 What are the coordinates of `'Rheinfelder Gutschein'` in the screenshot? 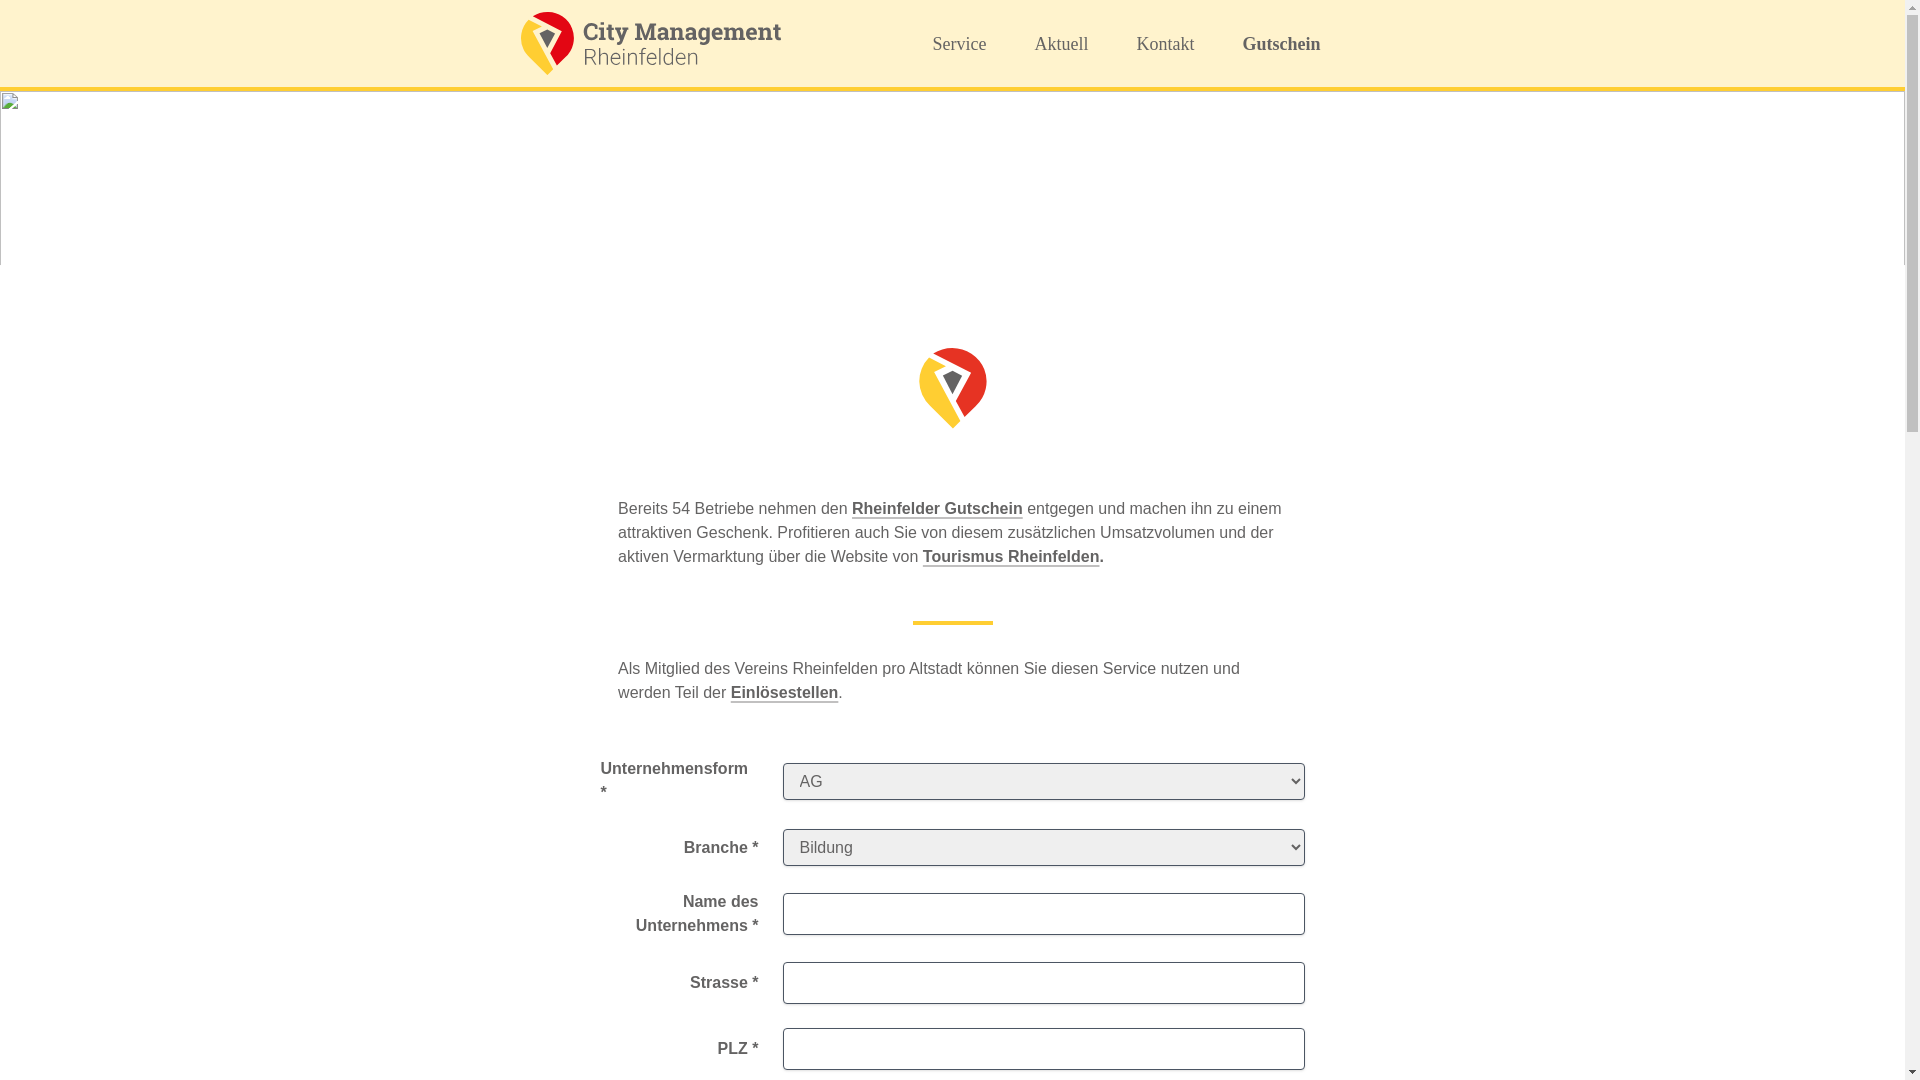 It's located at (851, 507).